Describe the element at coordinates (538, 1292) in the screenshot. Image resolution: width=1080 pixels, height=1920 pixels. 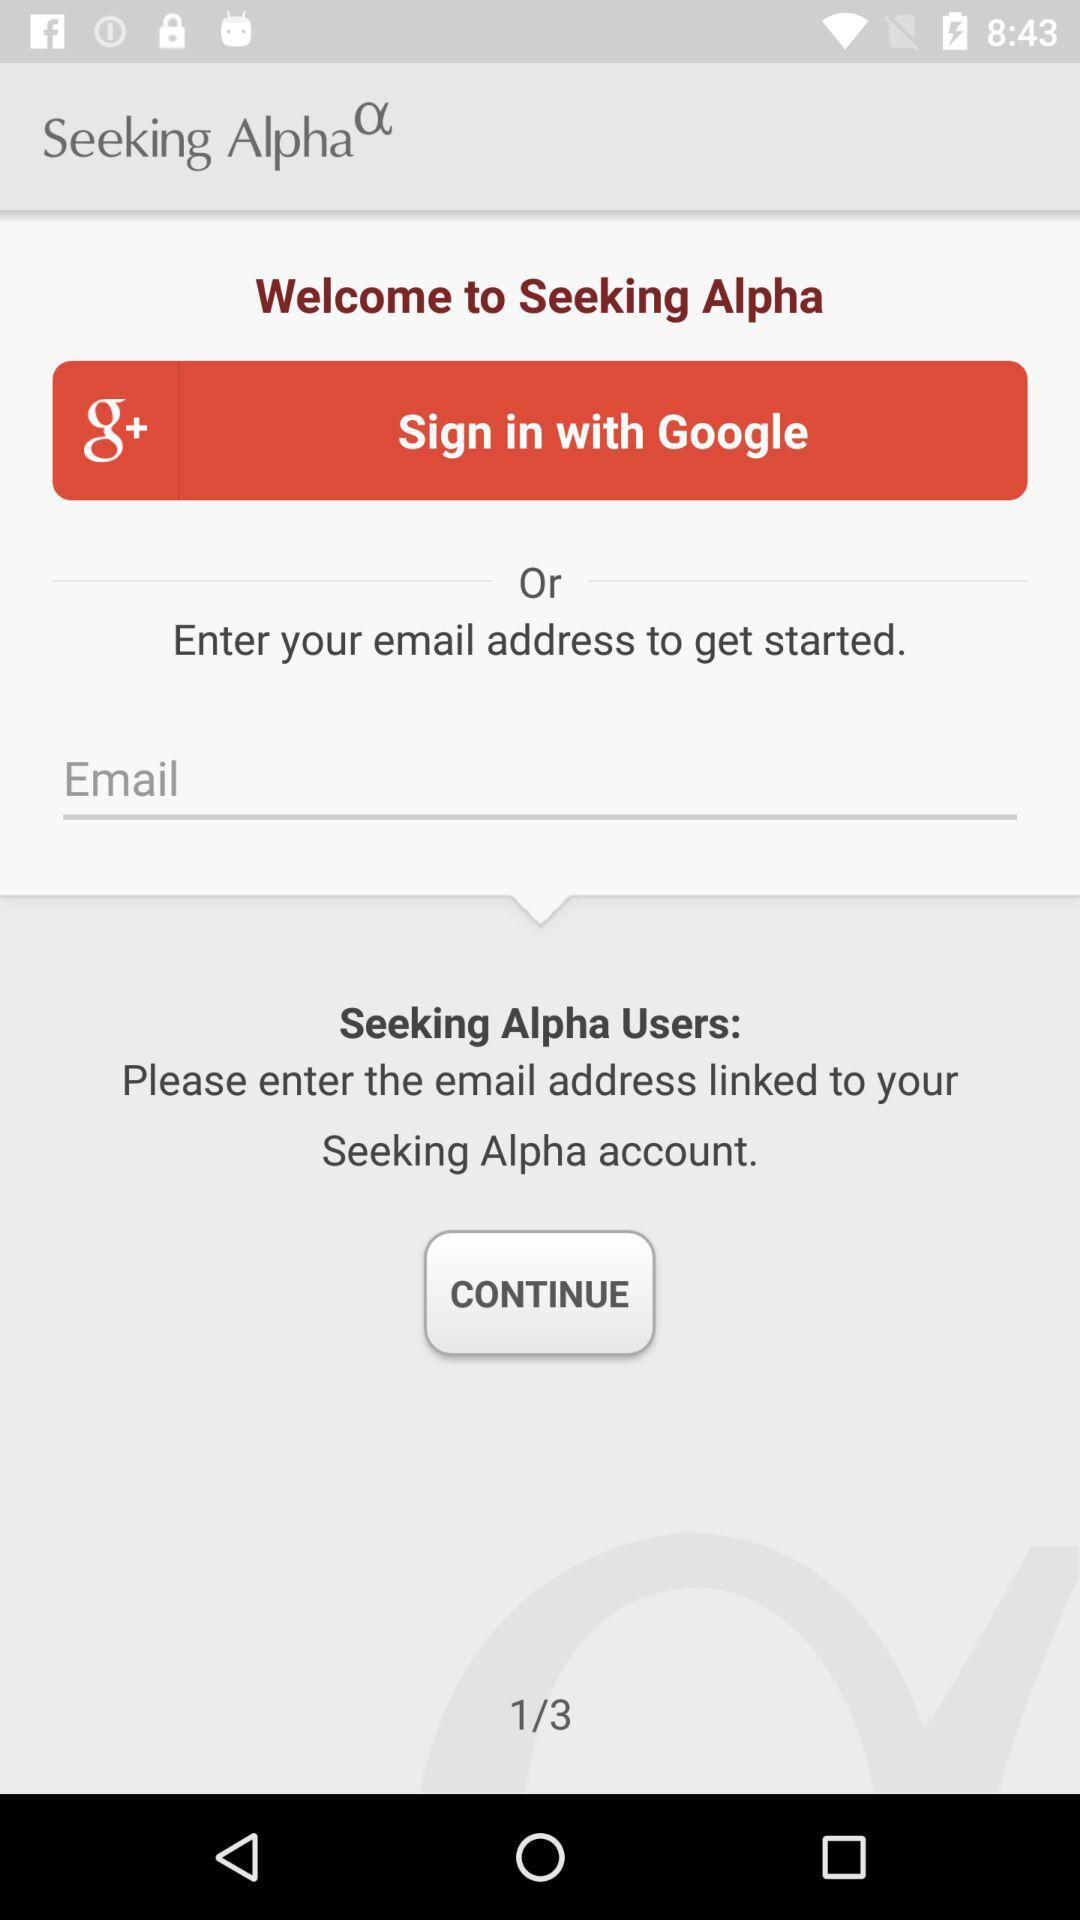
I see `the continue` at that location.